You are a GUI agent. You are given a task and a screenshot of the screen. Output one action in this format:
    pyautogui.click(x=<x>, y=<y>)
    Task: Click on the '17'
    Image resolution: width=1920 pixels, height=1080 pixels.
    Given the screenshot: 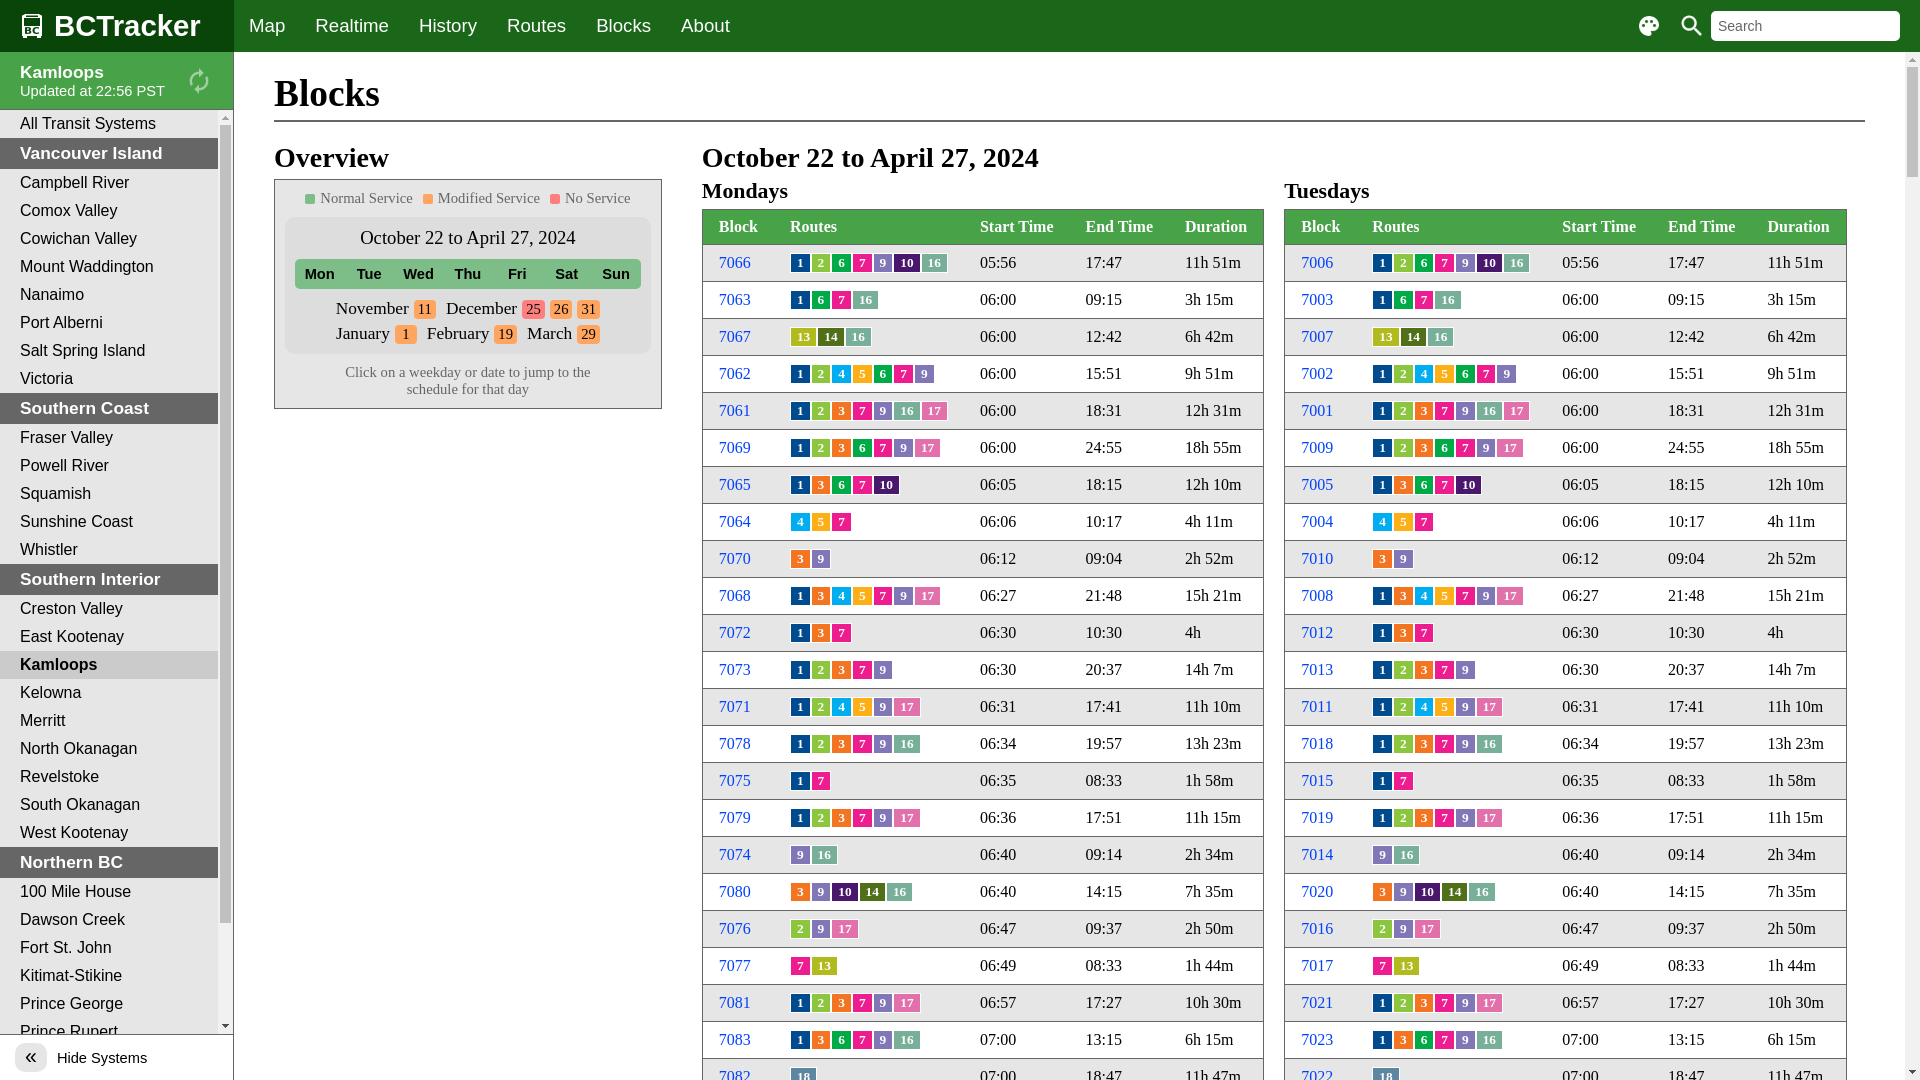 What is the action you would take?
    pyautogui.click(x=926, y=595)
    